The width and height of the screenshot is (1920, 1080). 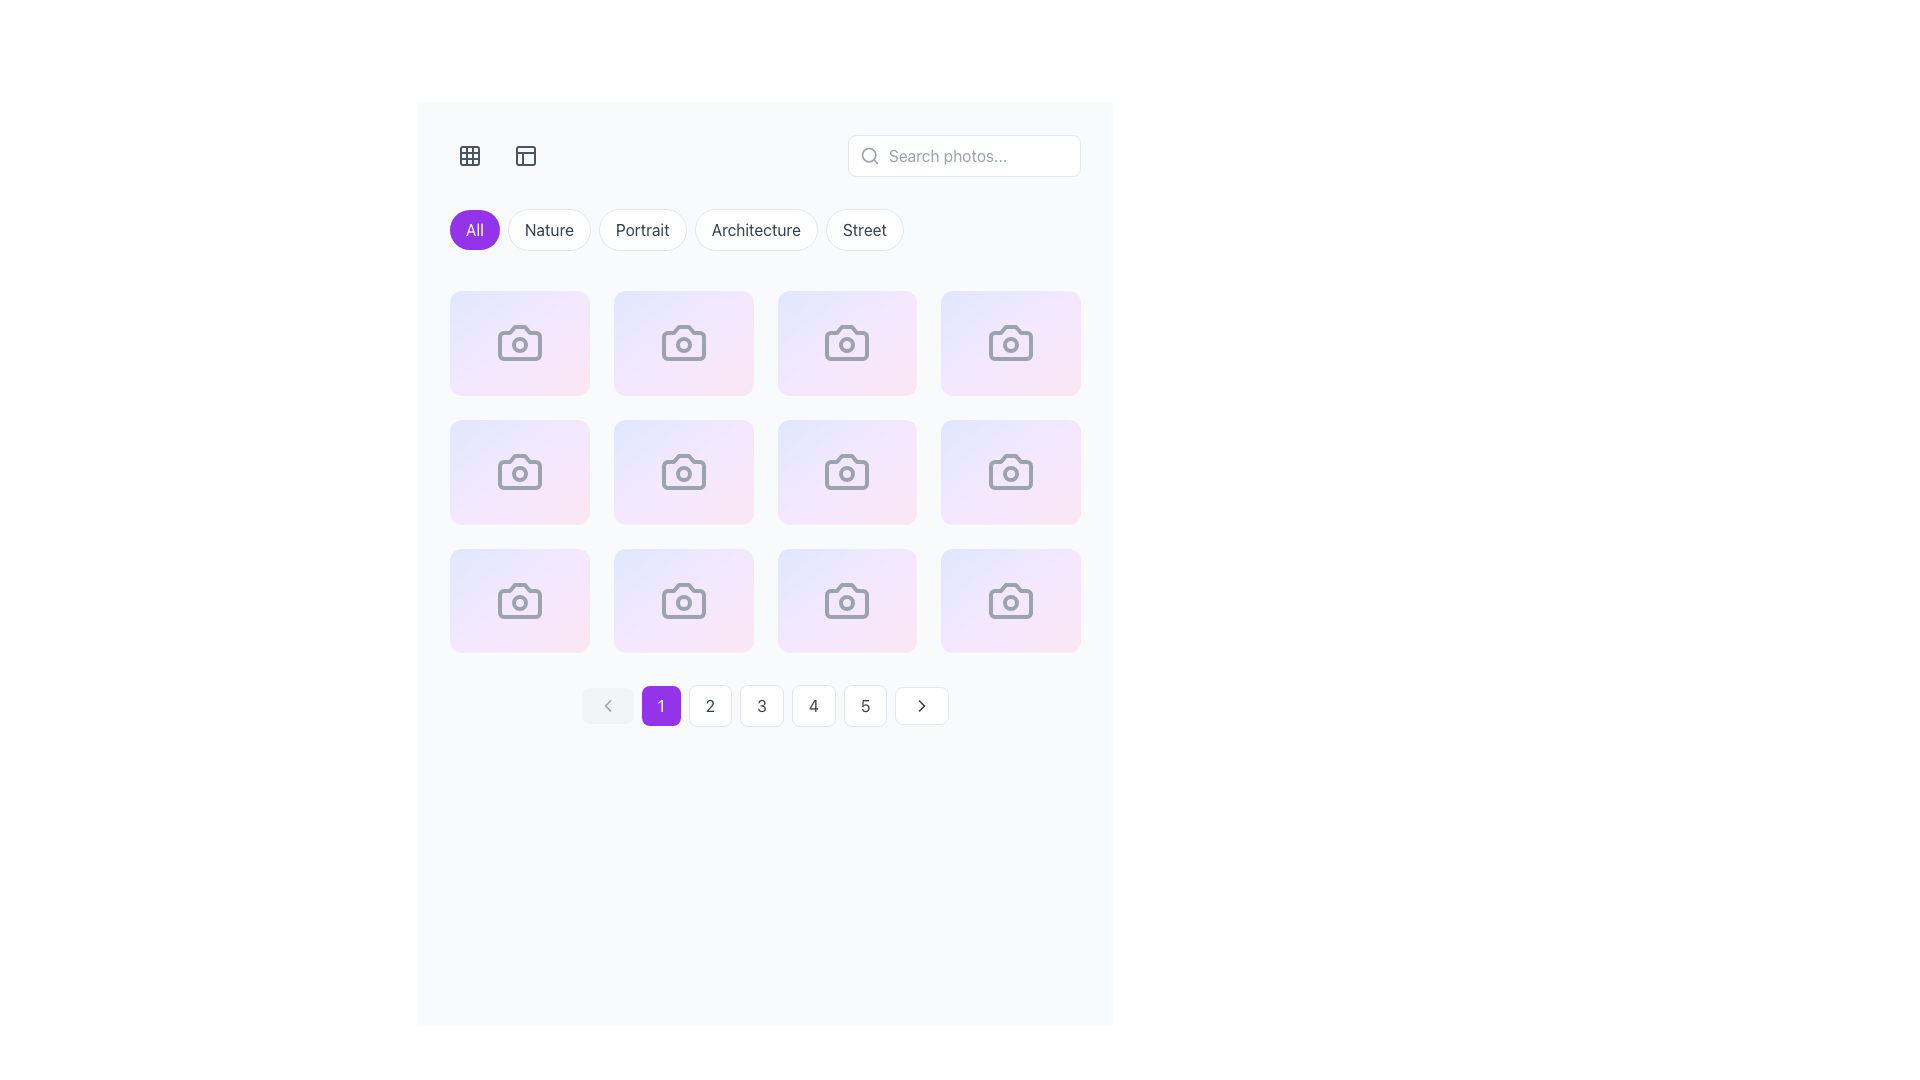 What do you see at coordinates (847, 600) in the screenshot?
I see `the camera icon located in the fourth cell of the second row of the grid layout` at bounding box center [847, 600].